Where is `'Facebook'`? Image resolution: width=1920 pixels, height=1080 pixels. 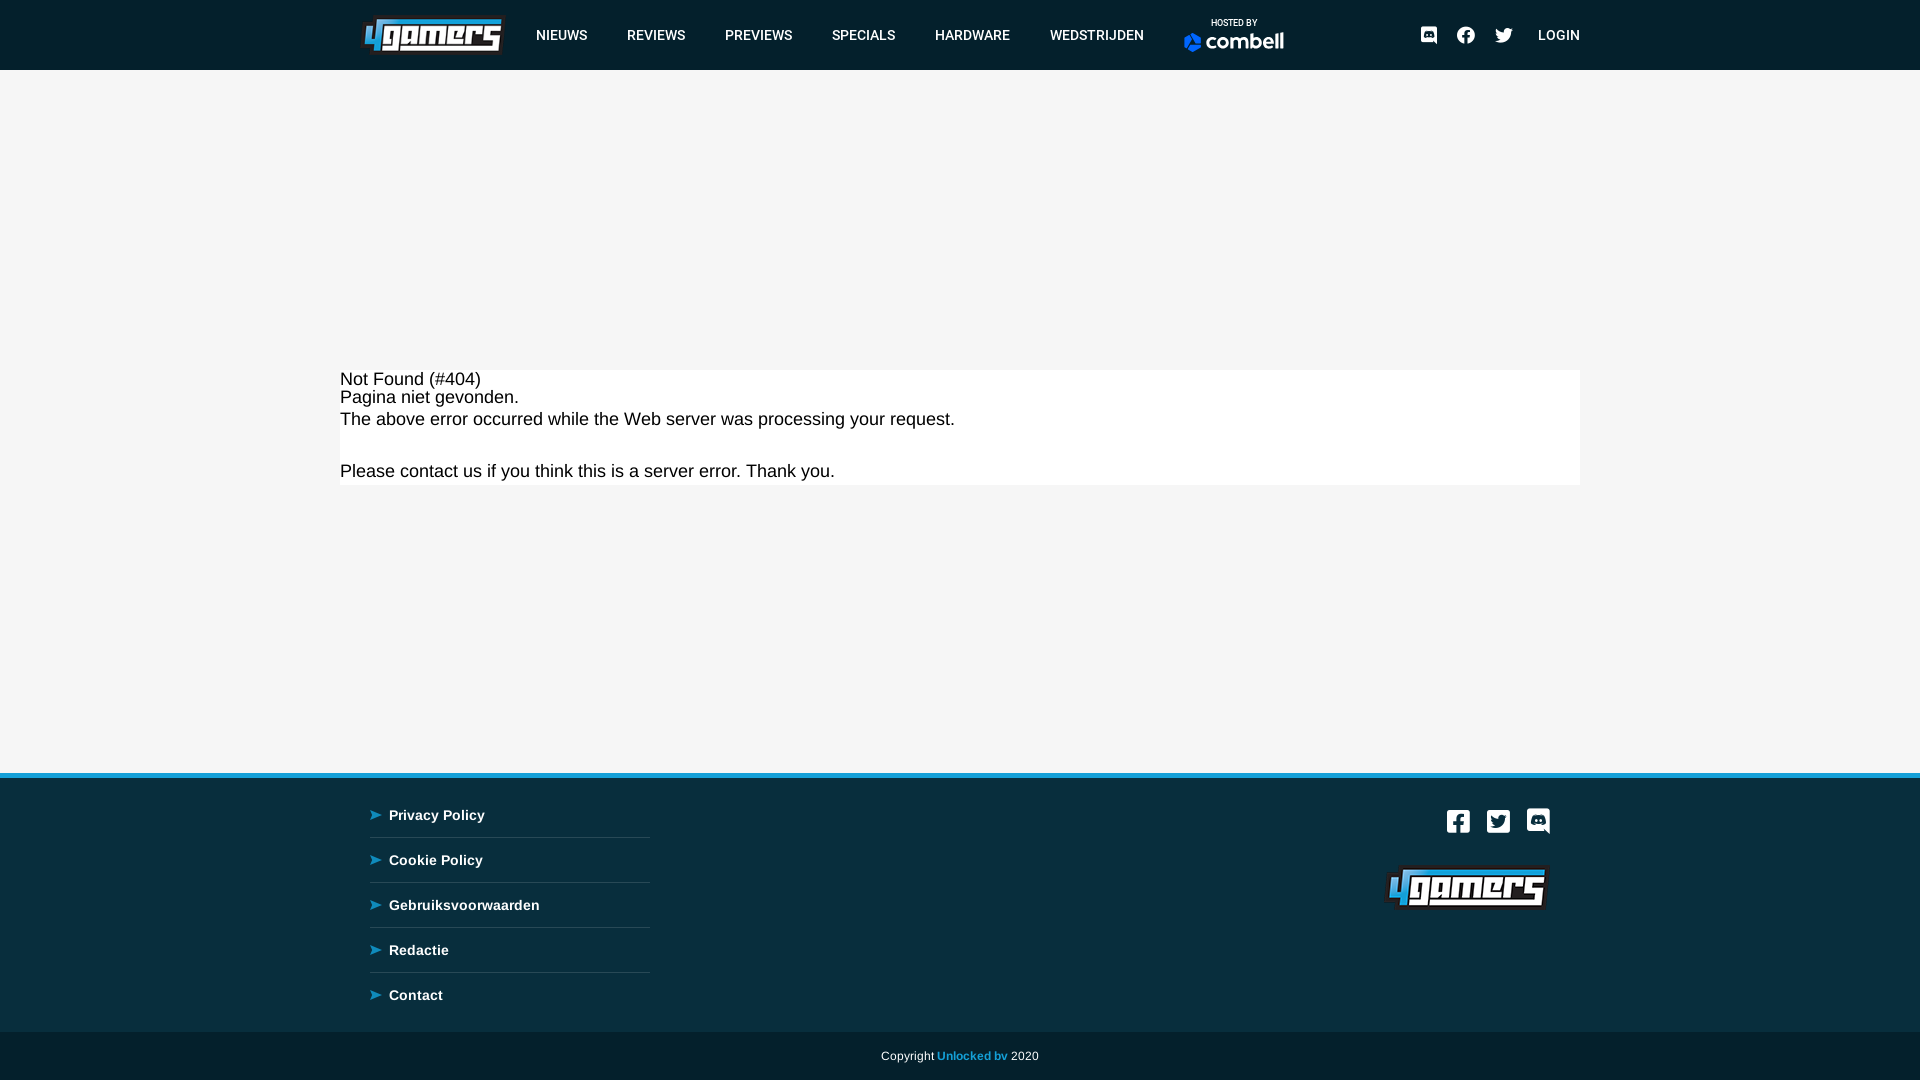 'Facebook' is located at coordinates (1465, 34).